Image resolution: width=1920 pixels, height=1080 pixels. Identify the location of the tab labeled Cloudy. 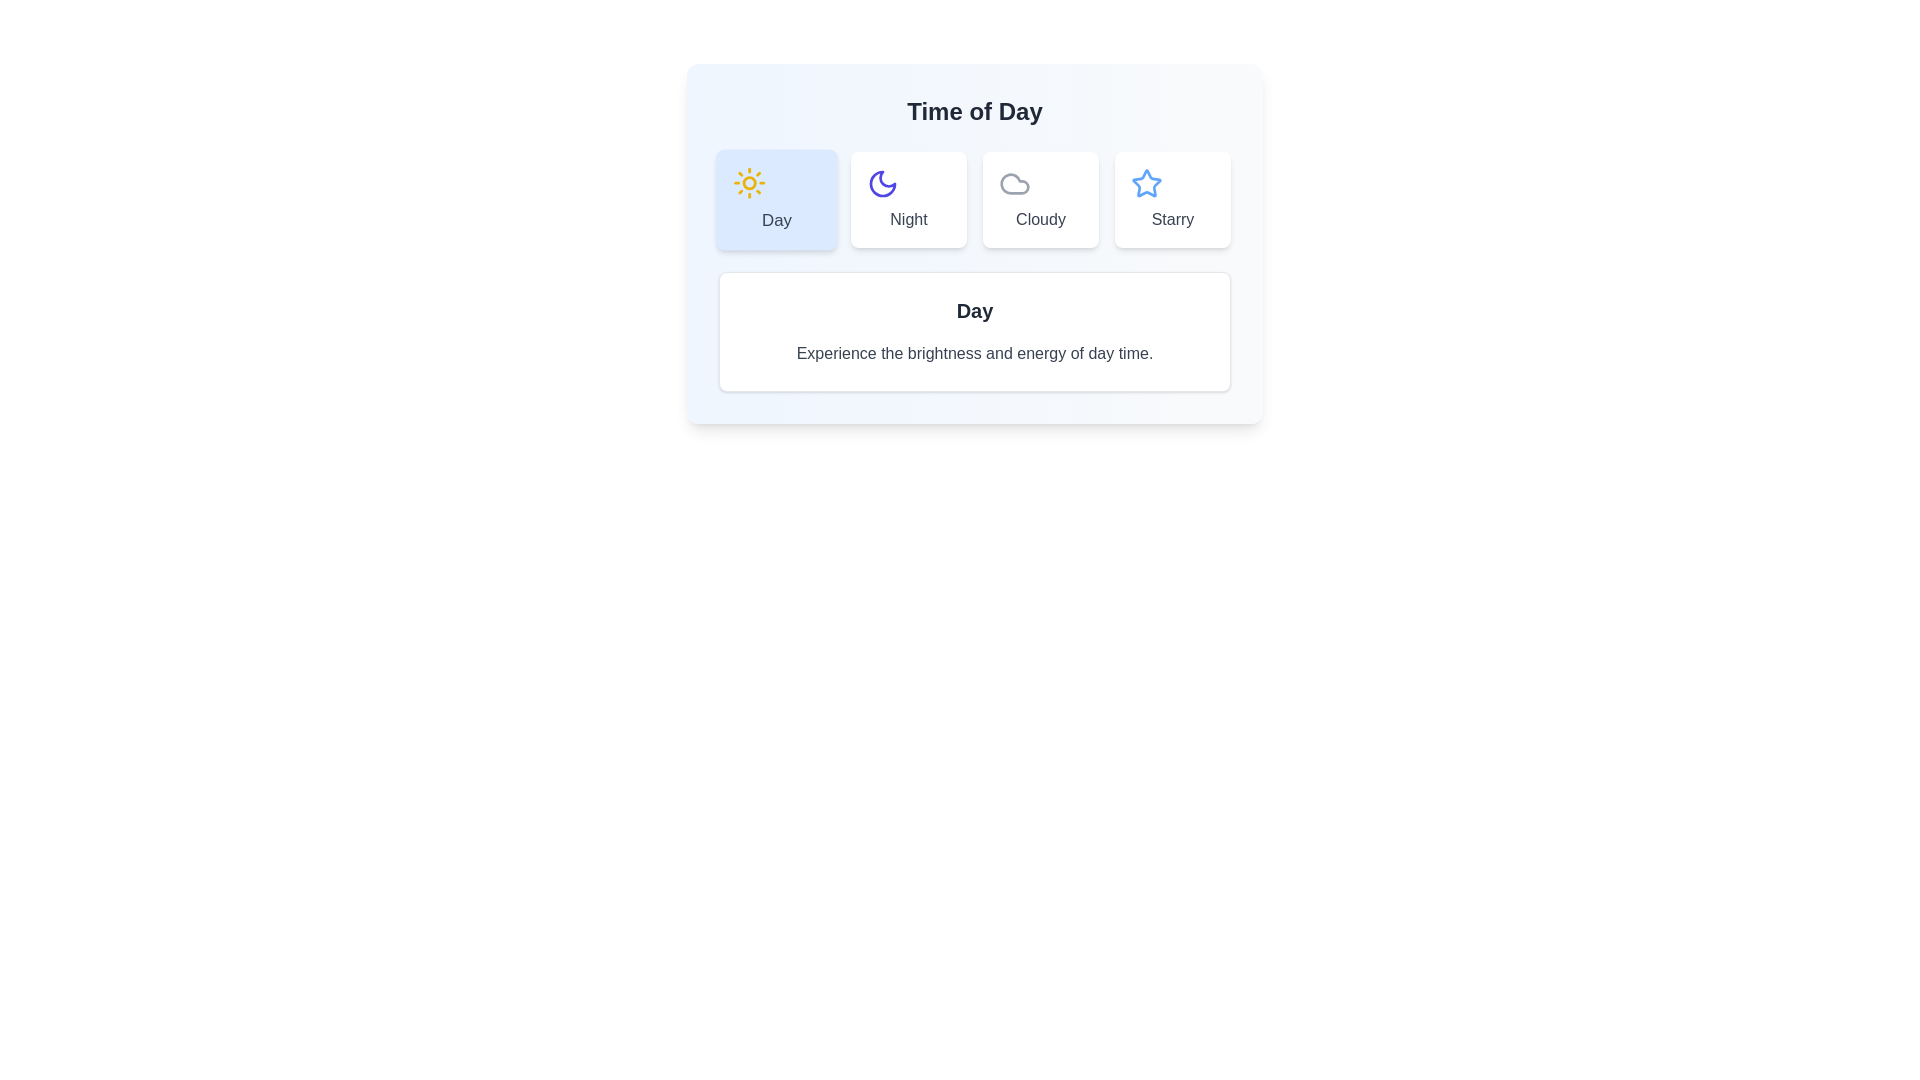
(1040, 200).